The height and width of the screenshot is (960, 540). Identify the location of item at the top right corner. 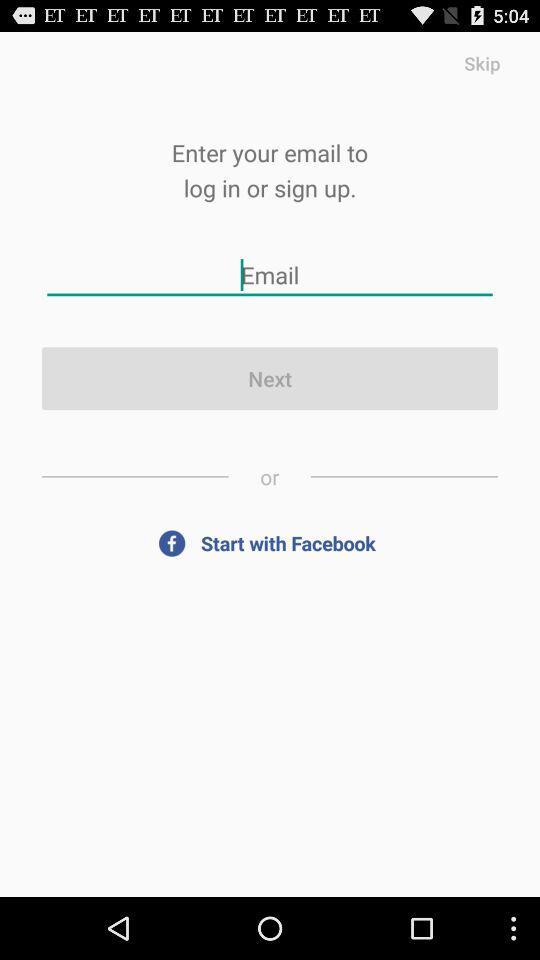
(481, 62).